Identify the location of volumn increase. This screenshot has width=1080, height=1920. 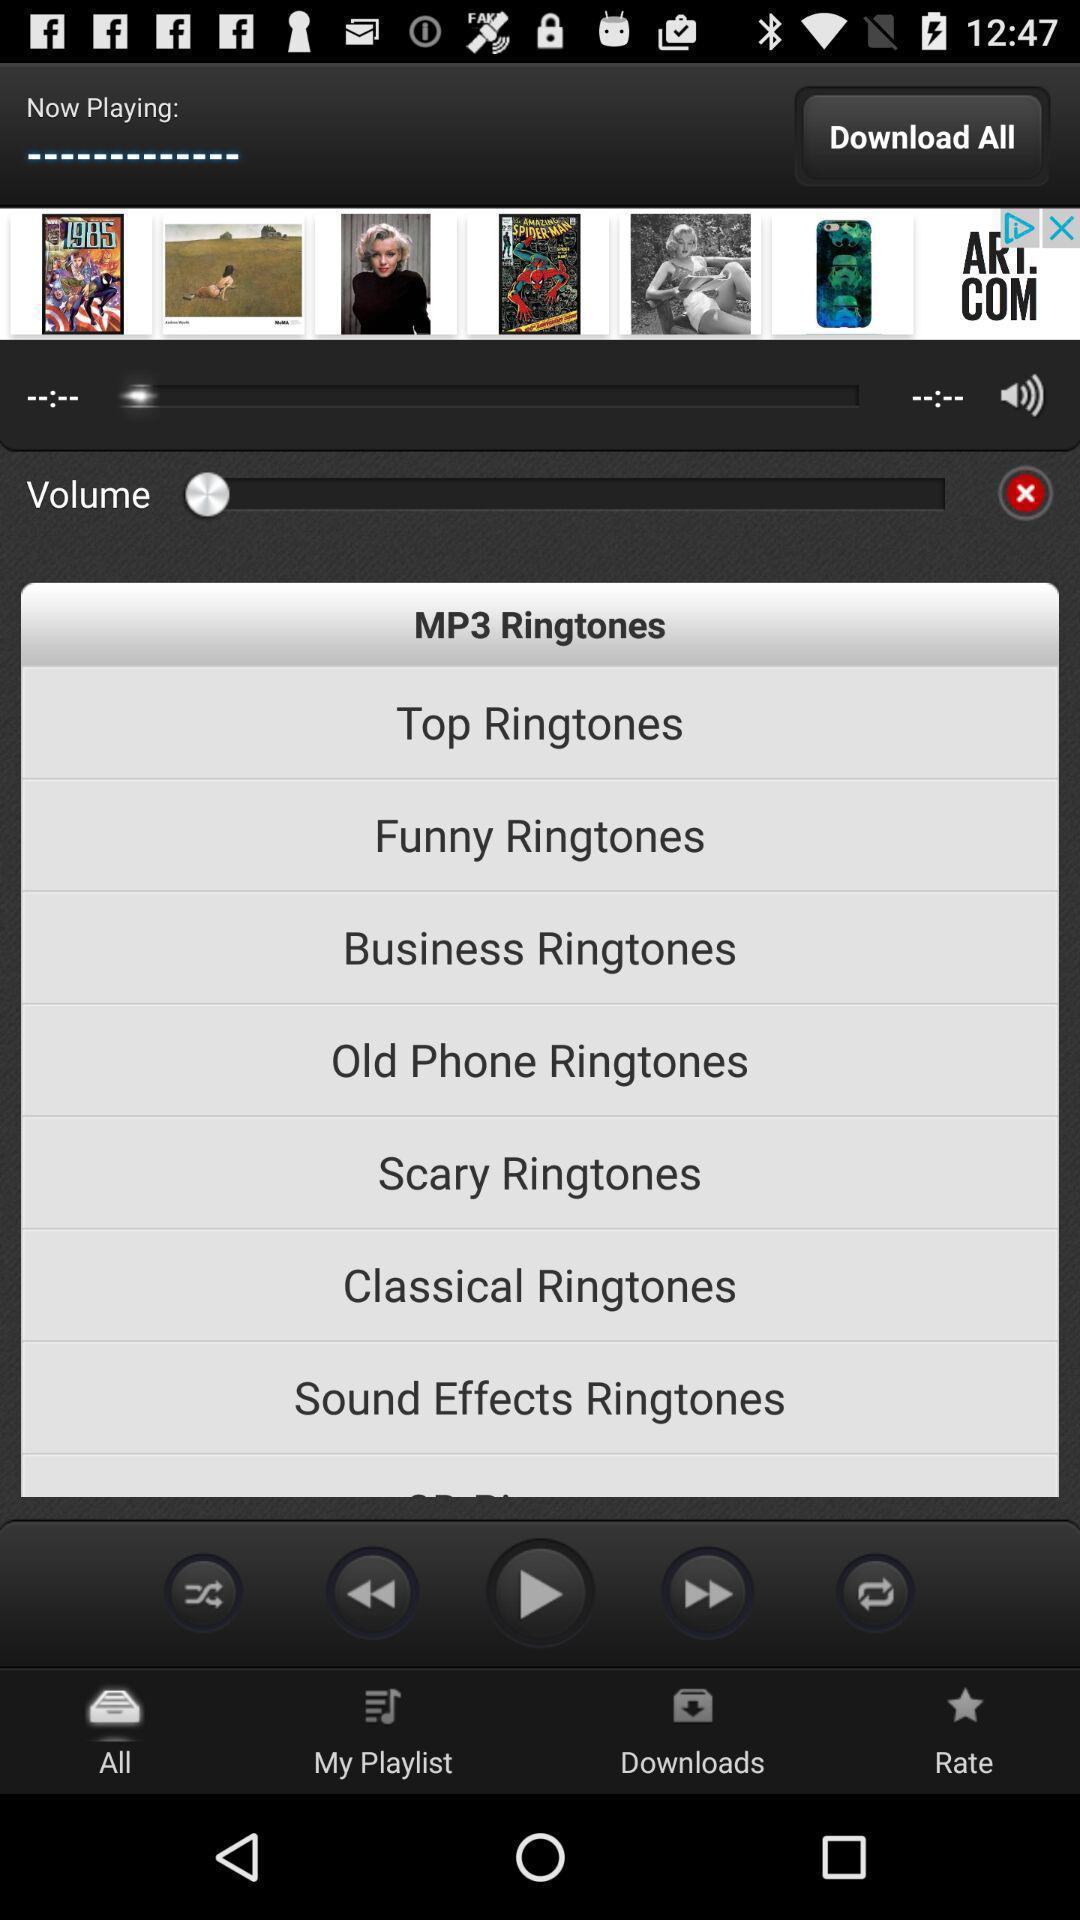
(1022, 395).